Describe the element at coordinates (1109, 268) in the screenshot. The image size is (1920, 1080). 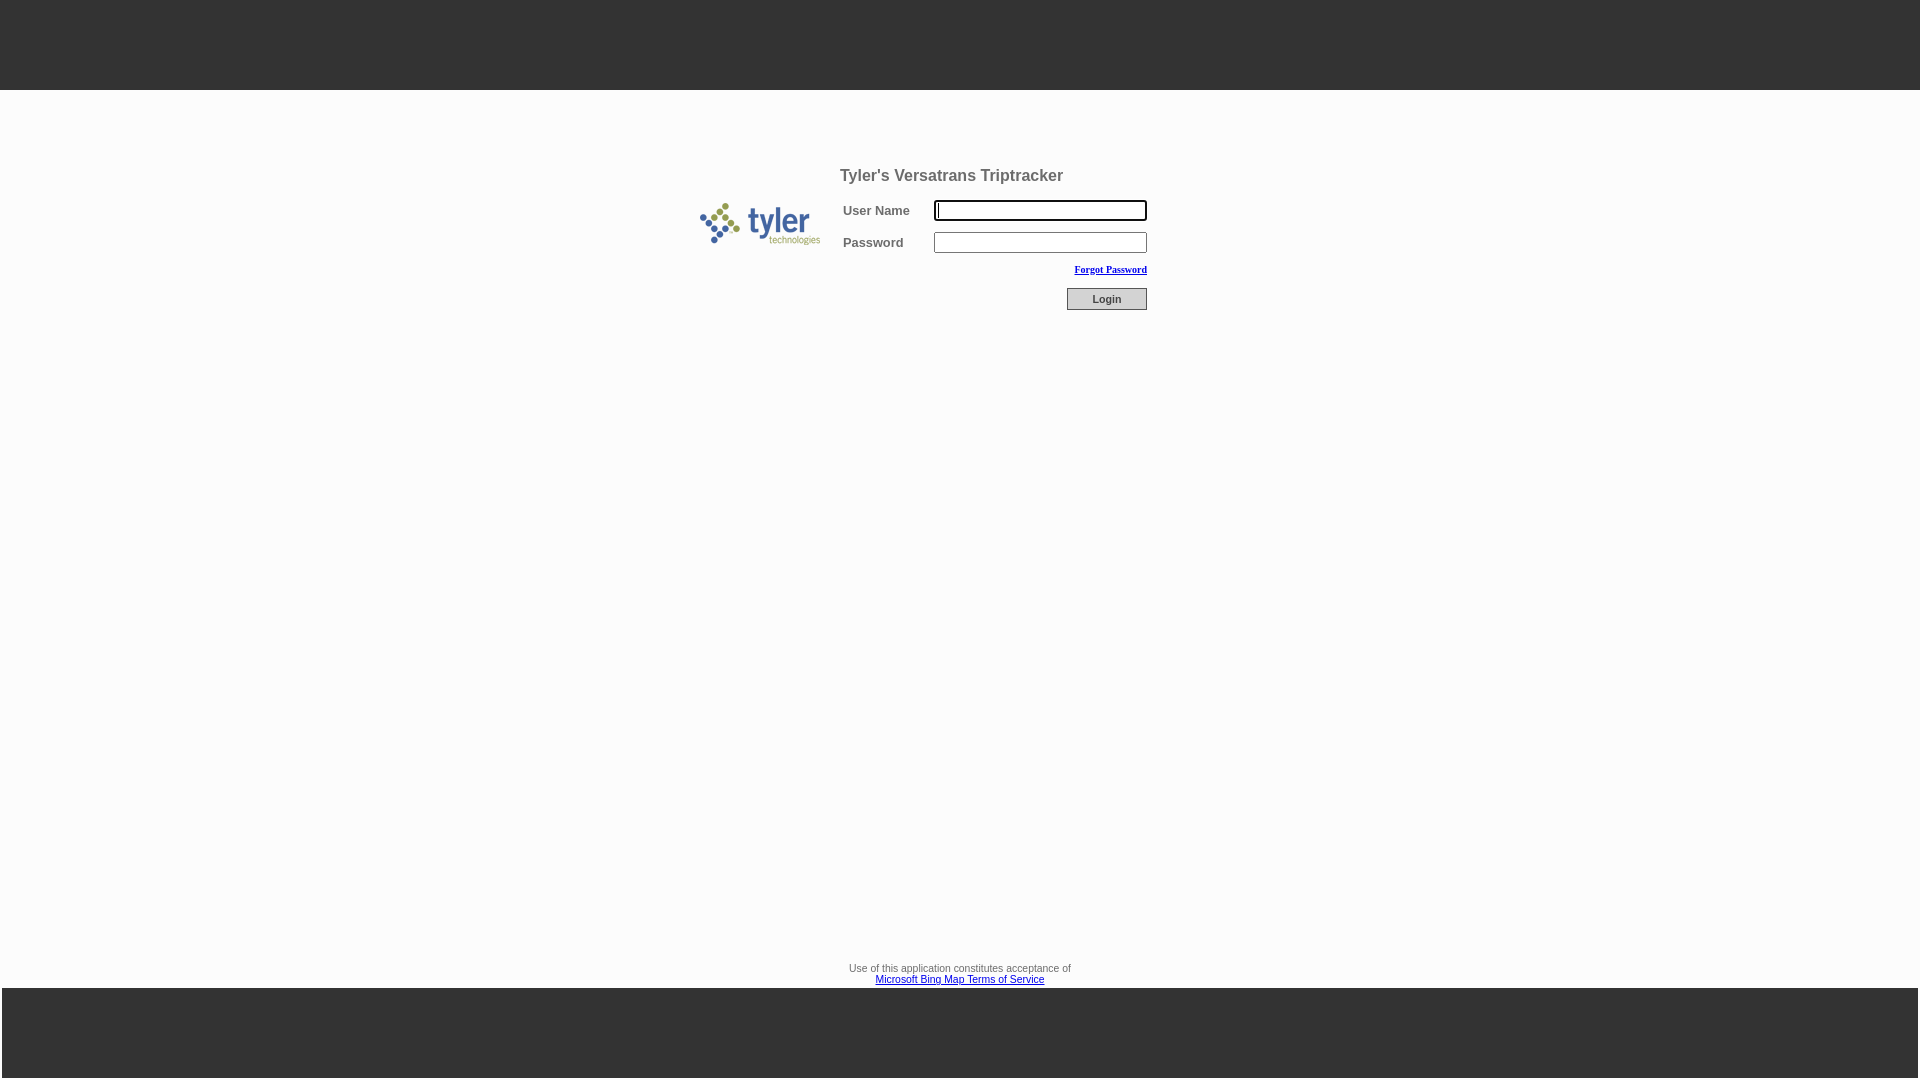
I see `'Forgot Password'` at that location.